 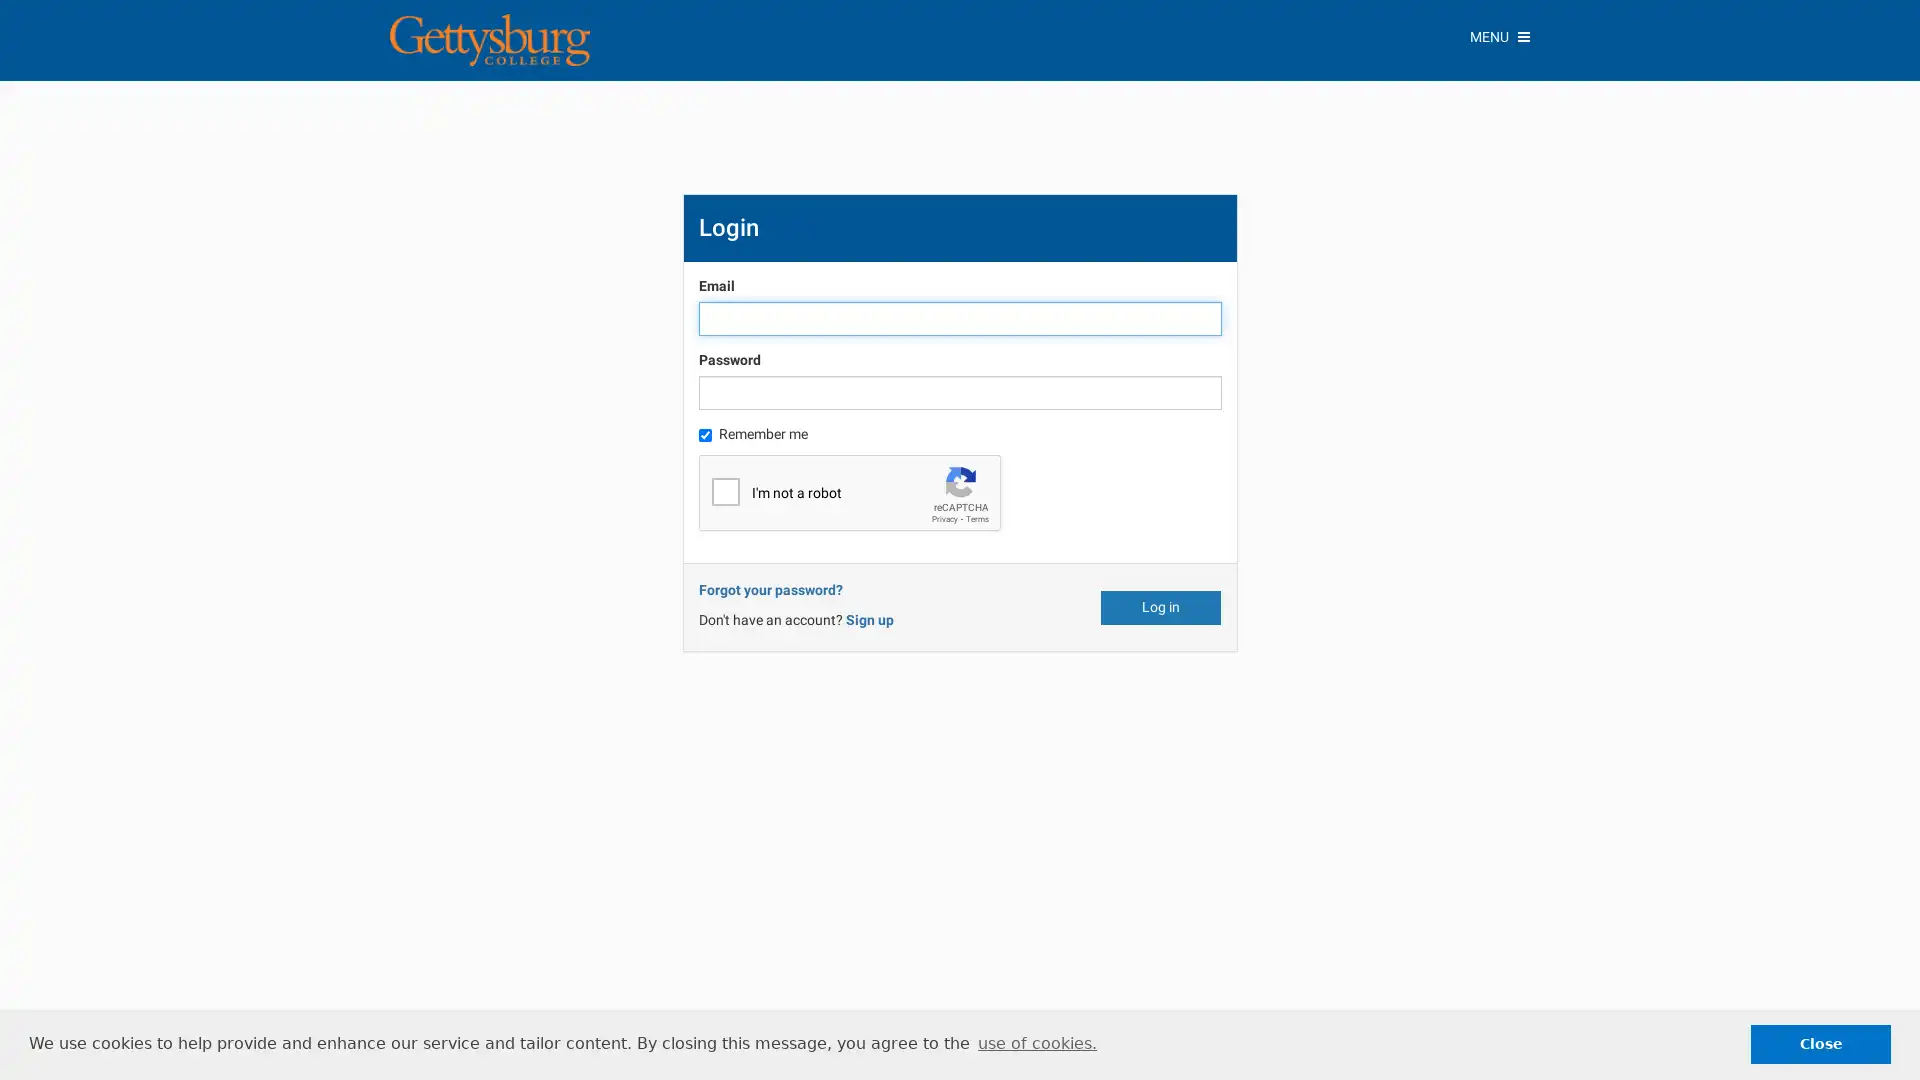 I want to click on dismiss cookie message, so click(x=1820, y=1043).